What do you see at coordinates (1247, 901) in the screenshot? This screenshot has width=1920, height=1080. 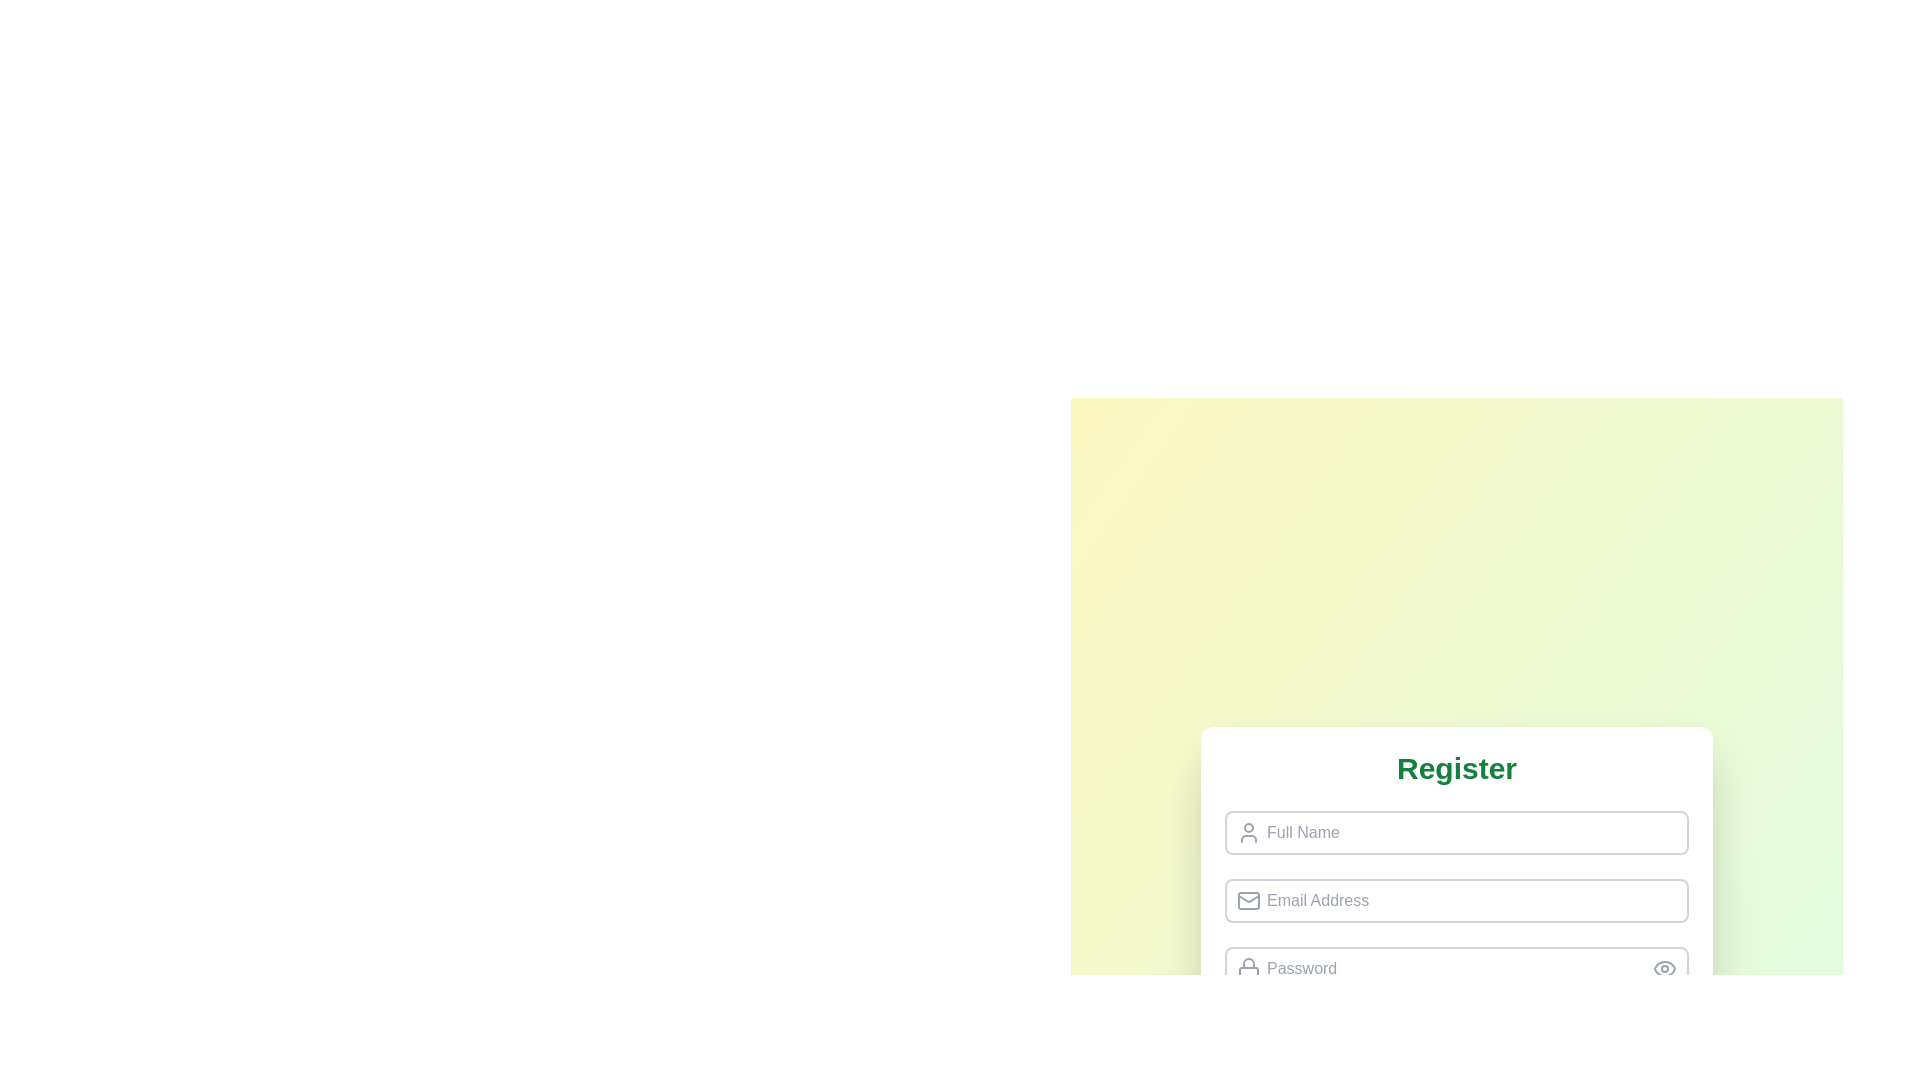 I see `the small rectangular shape with rounded corners that is part of the mail icon in the user registration form, located near the left side of the 'Email Address' input field` at bounding box center [1247, 901].